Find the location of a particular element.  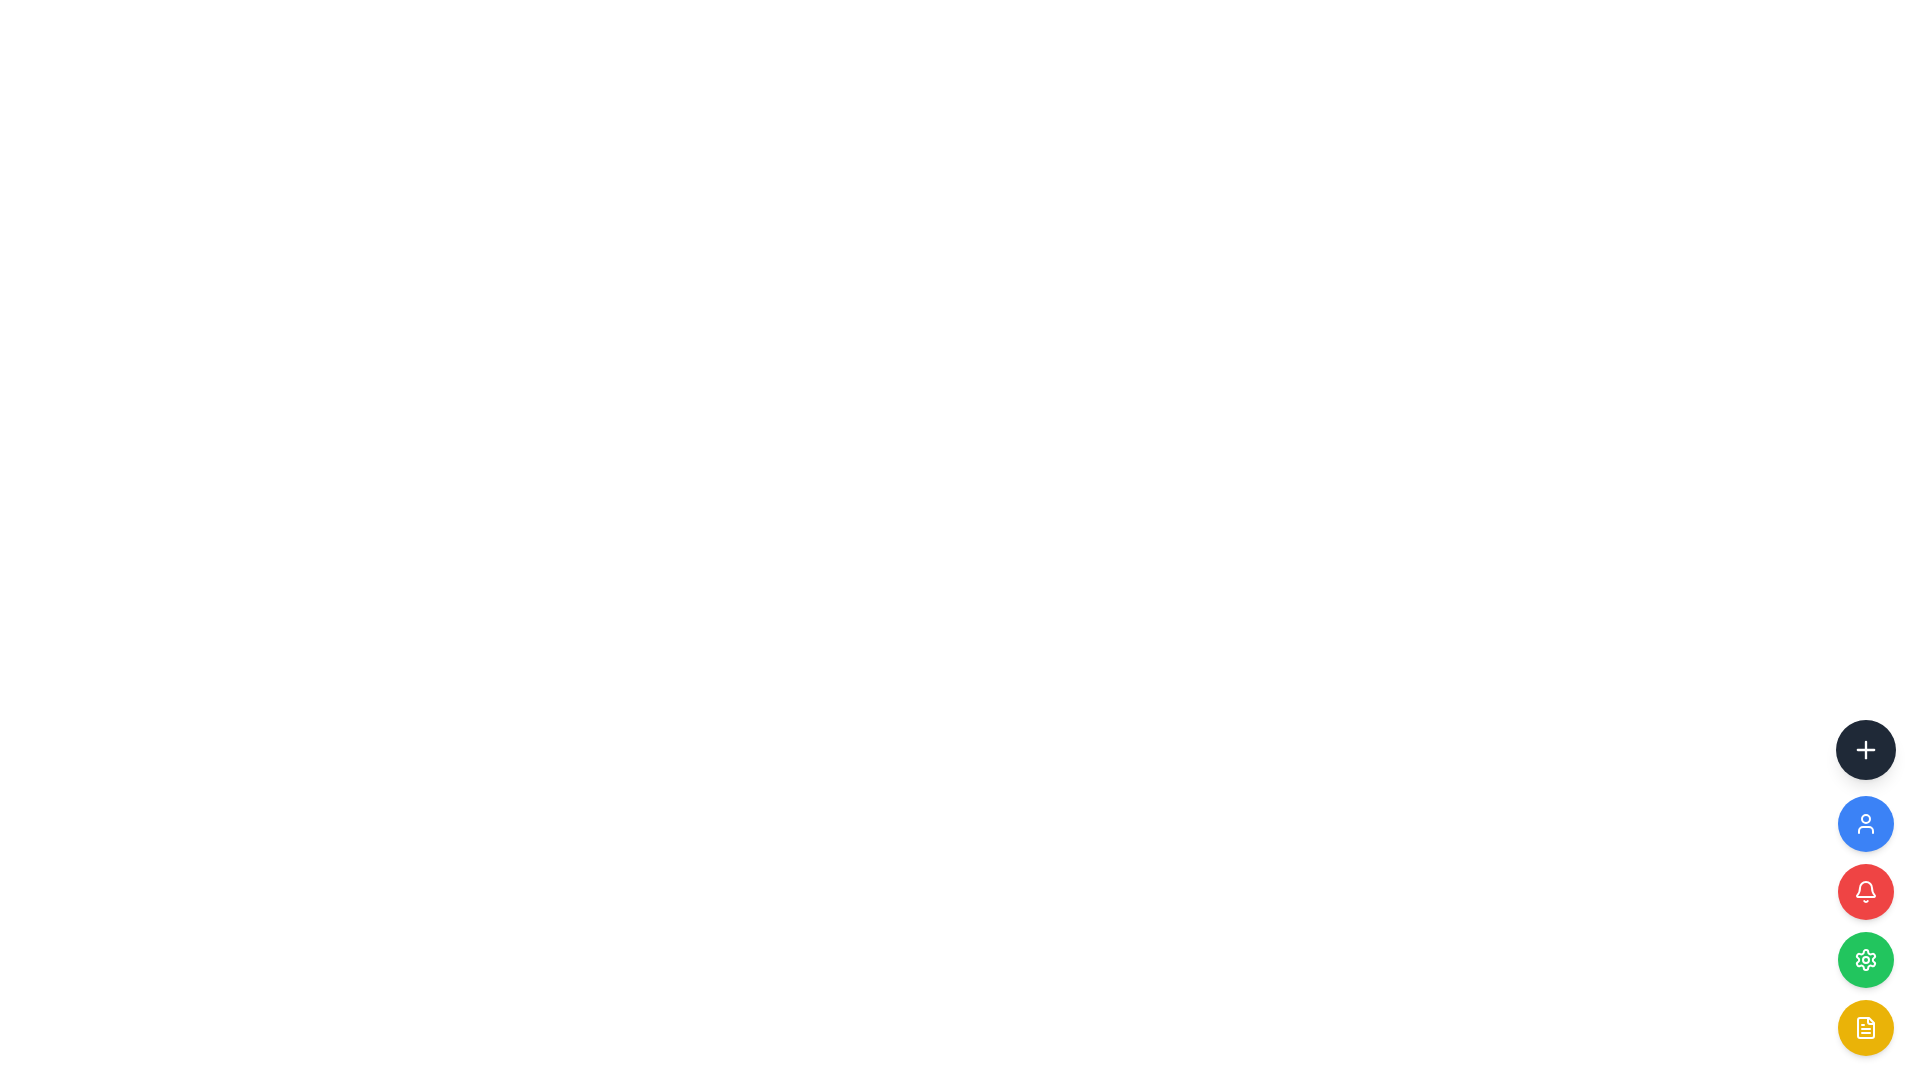

the circular red button with a white bell icon is located at coordinates (1865, 890).